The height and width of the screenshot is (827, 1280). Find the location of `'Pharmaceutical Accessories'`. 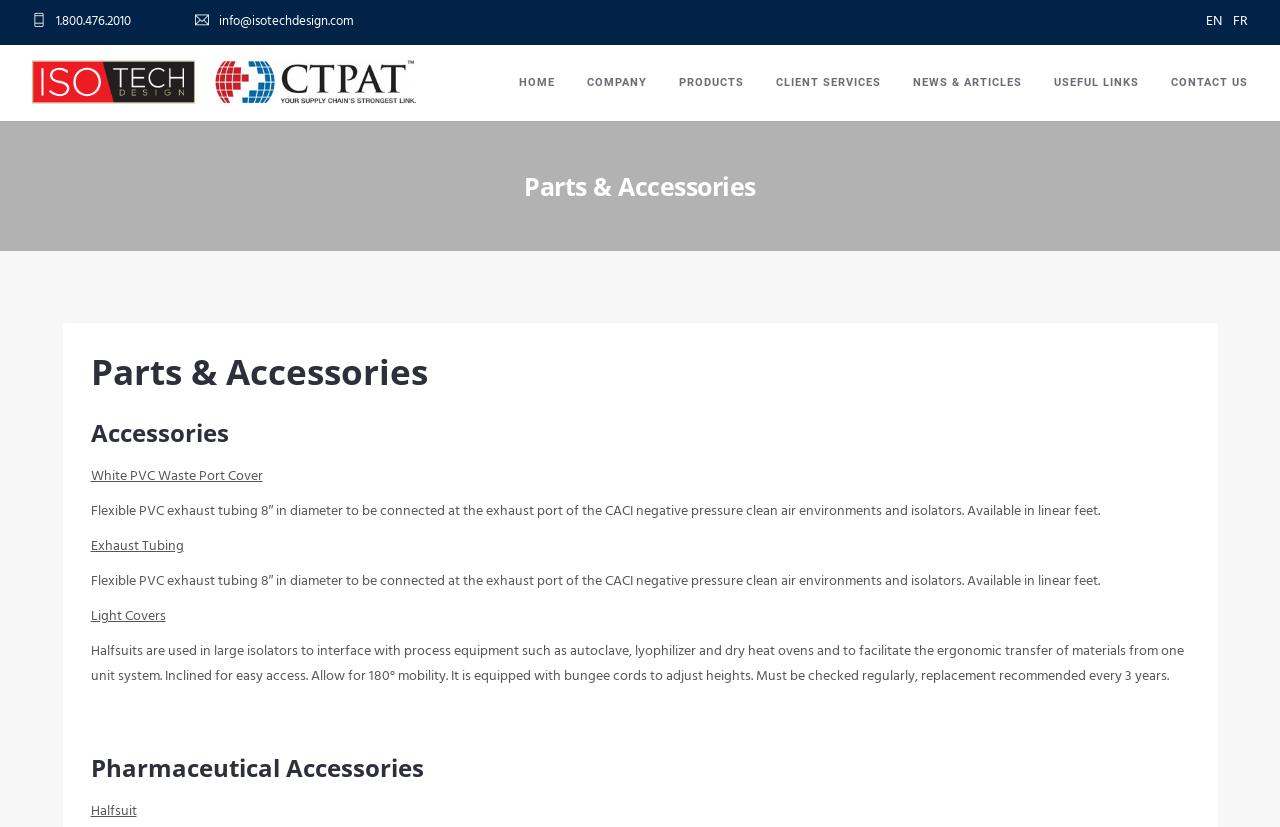

'Pharmaceutical Accessories' is located at coordinates (255, 781).